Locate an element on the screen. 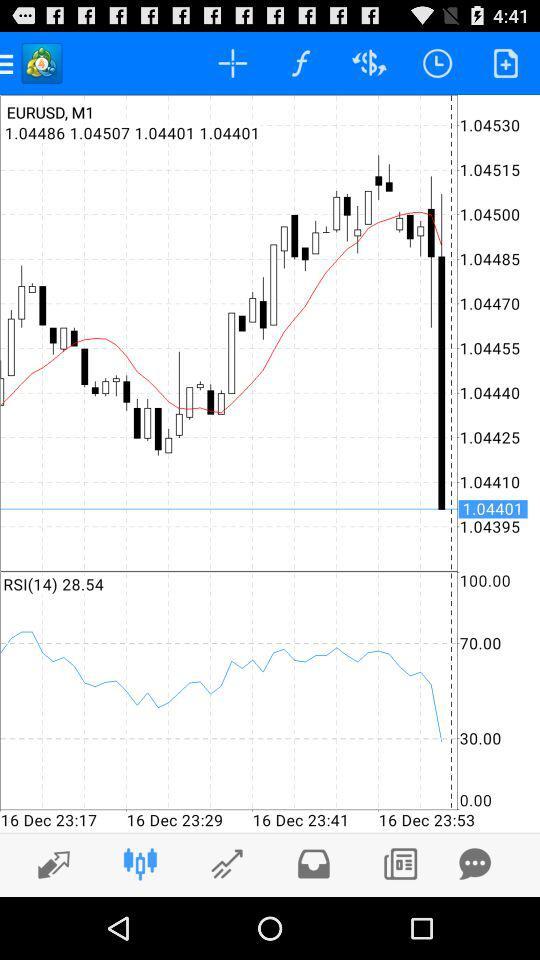  the symbol which has  symbol in it is located at coordinates (367, 62).